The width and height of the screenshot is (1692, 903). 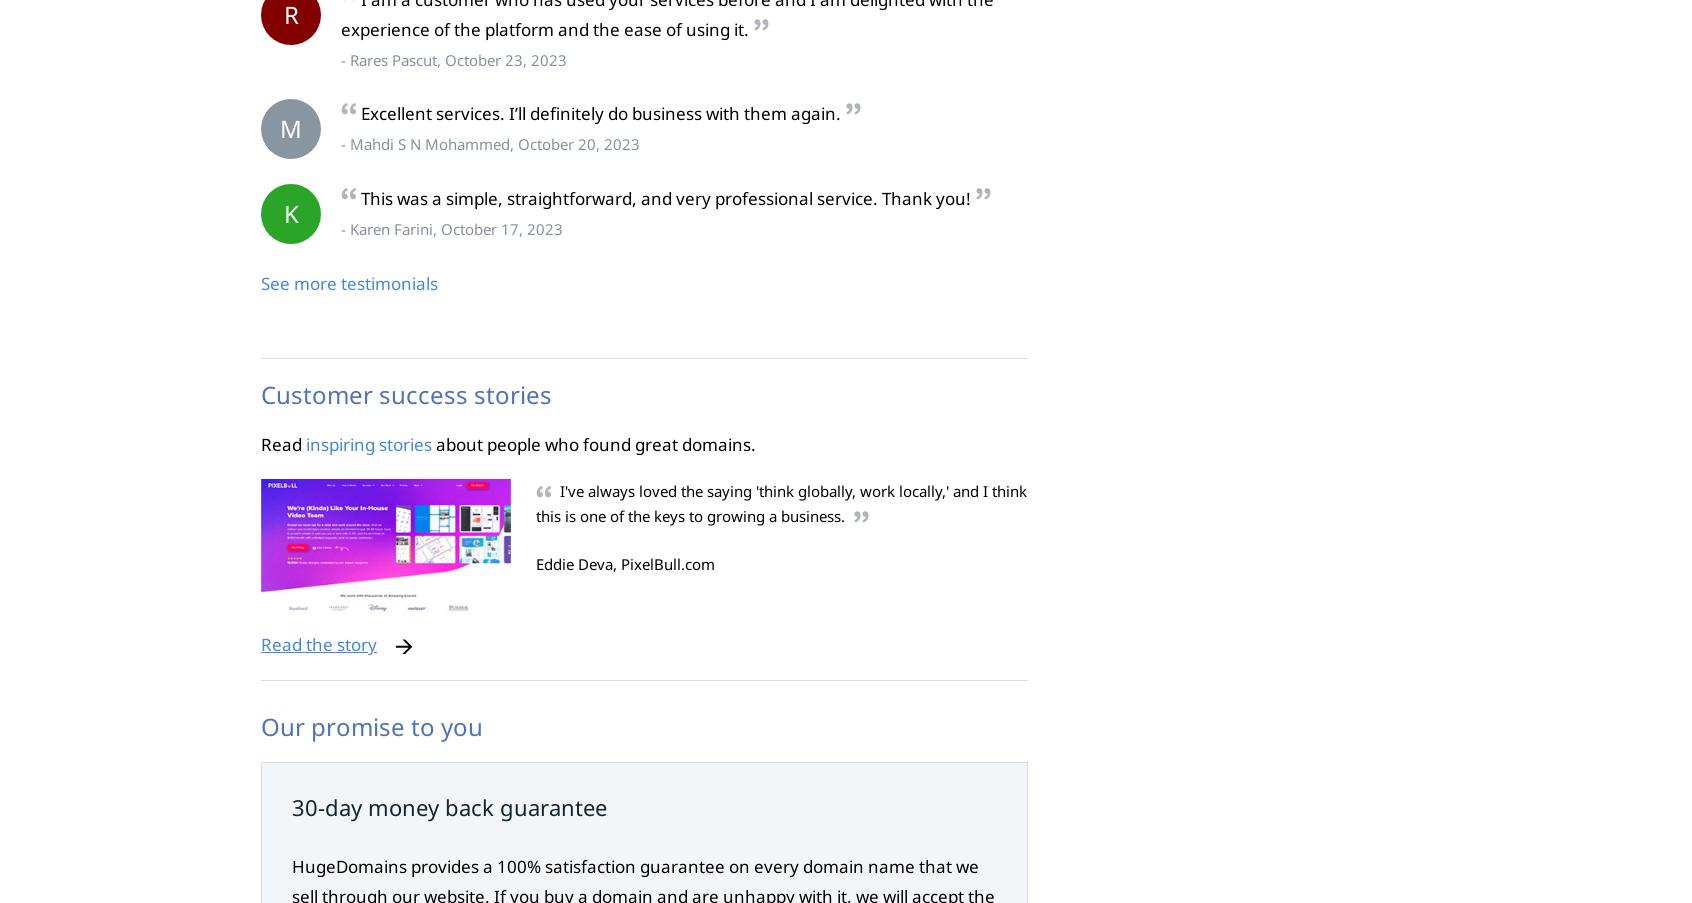 What do you see at coordinates (261, 726) in the screenshot?
I see `'Our promise to you'` at bounding box center [261, 726].